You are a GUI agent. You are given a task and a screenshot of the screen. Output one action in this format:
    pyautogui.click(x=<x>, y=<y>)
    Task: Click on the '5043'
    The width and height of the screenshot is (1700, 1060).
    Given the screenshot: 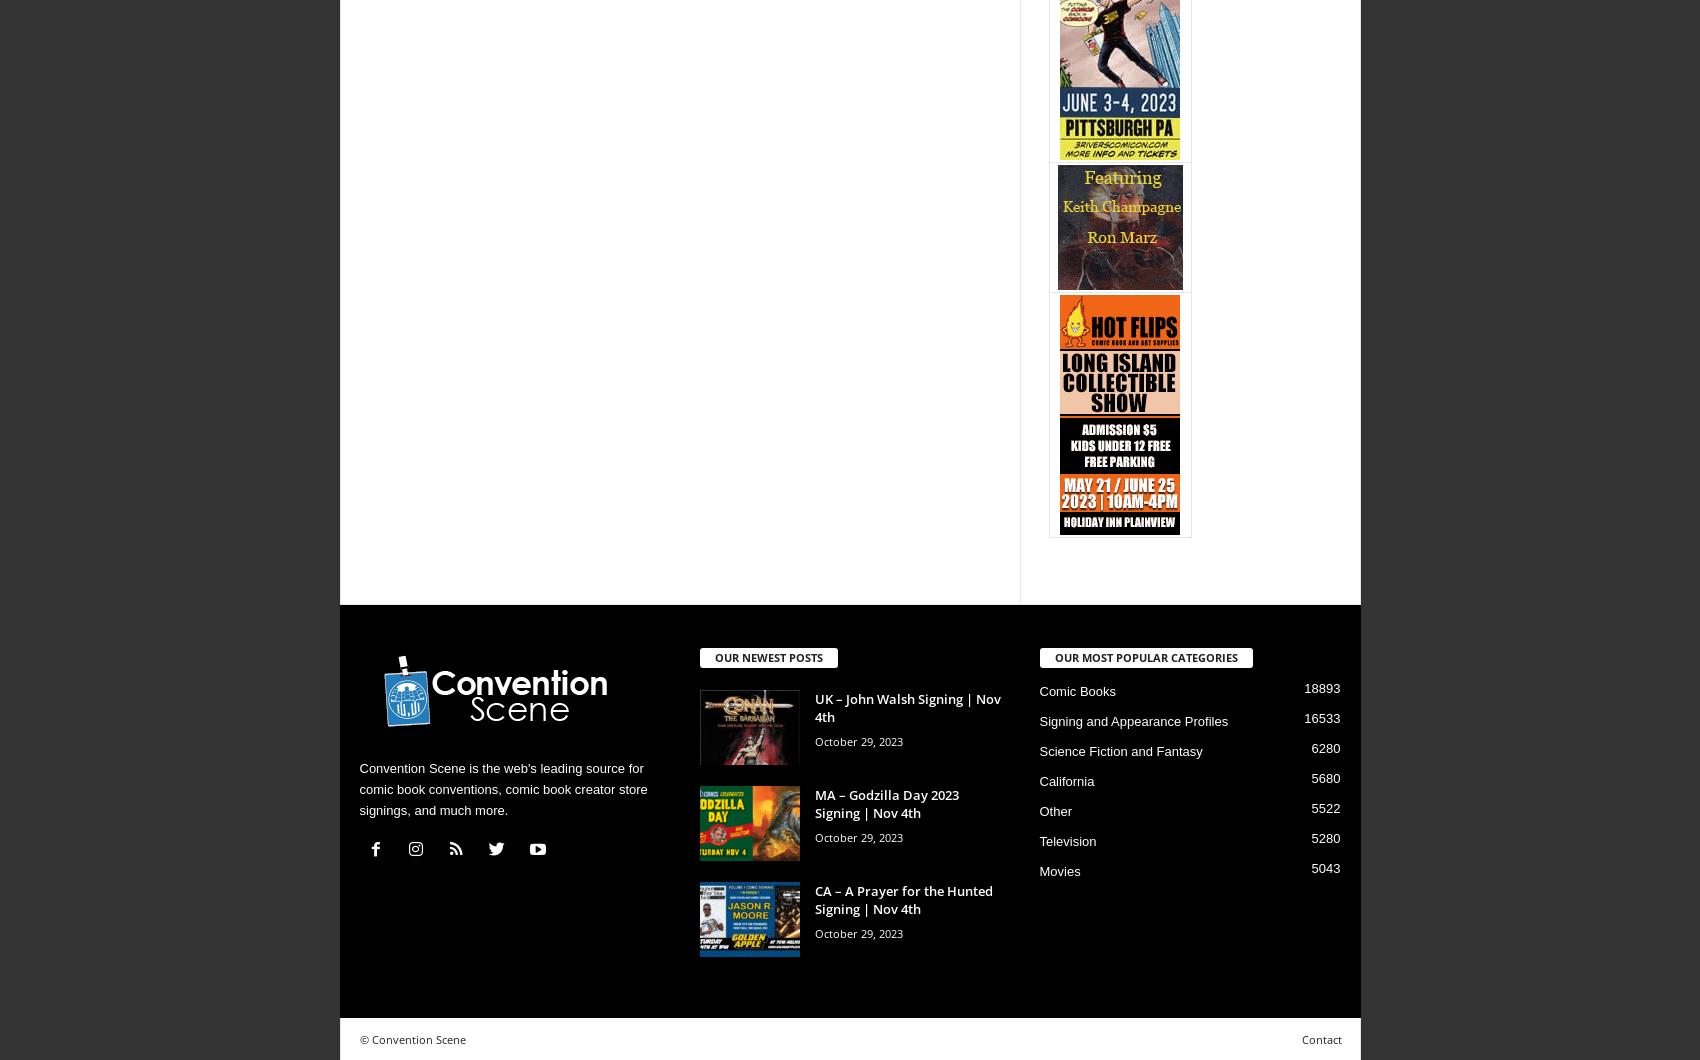 What is the action you would take?
    pyautogui.click(x=1325, y=867)
    